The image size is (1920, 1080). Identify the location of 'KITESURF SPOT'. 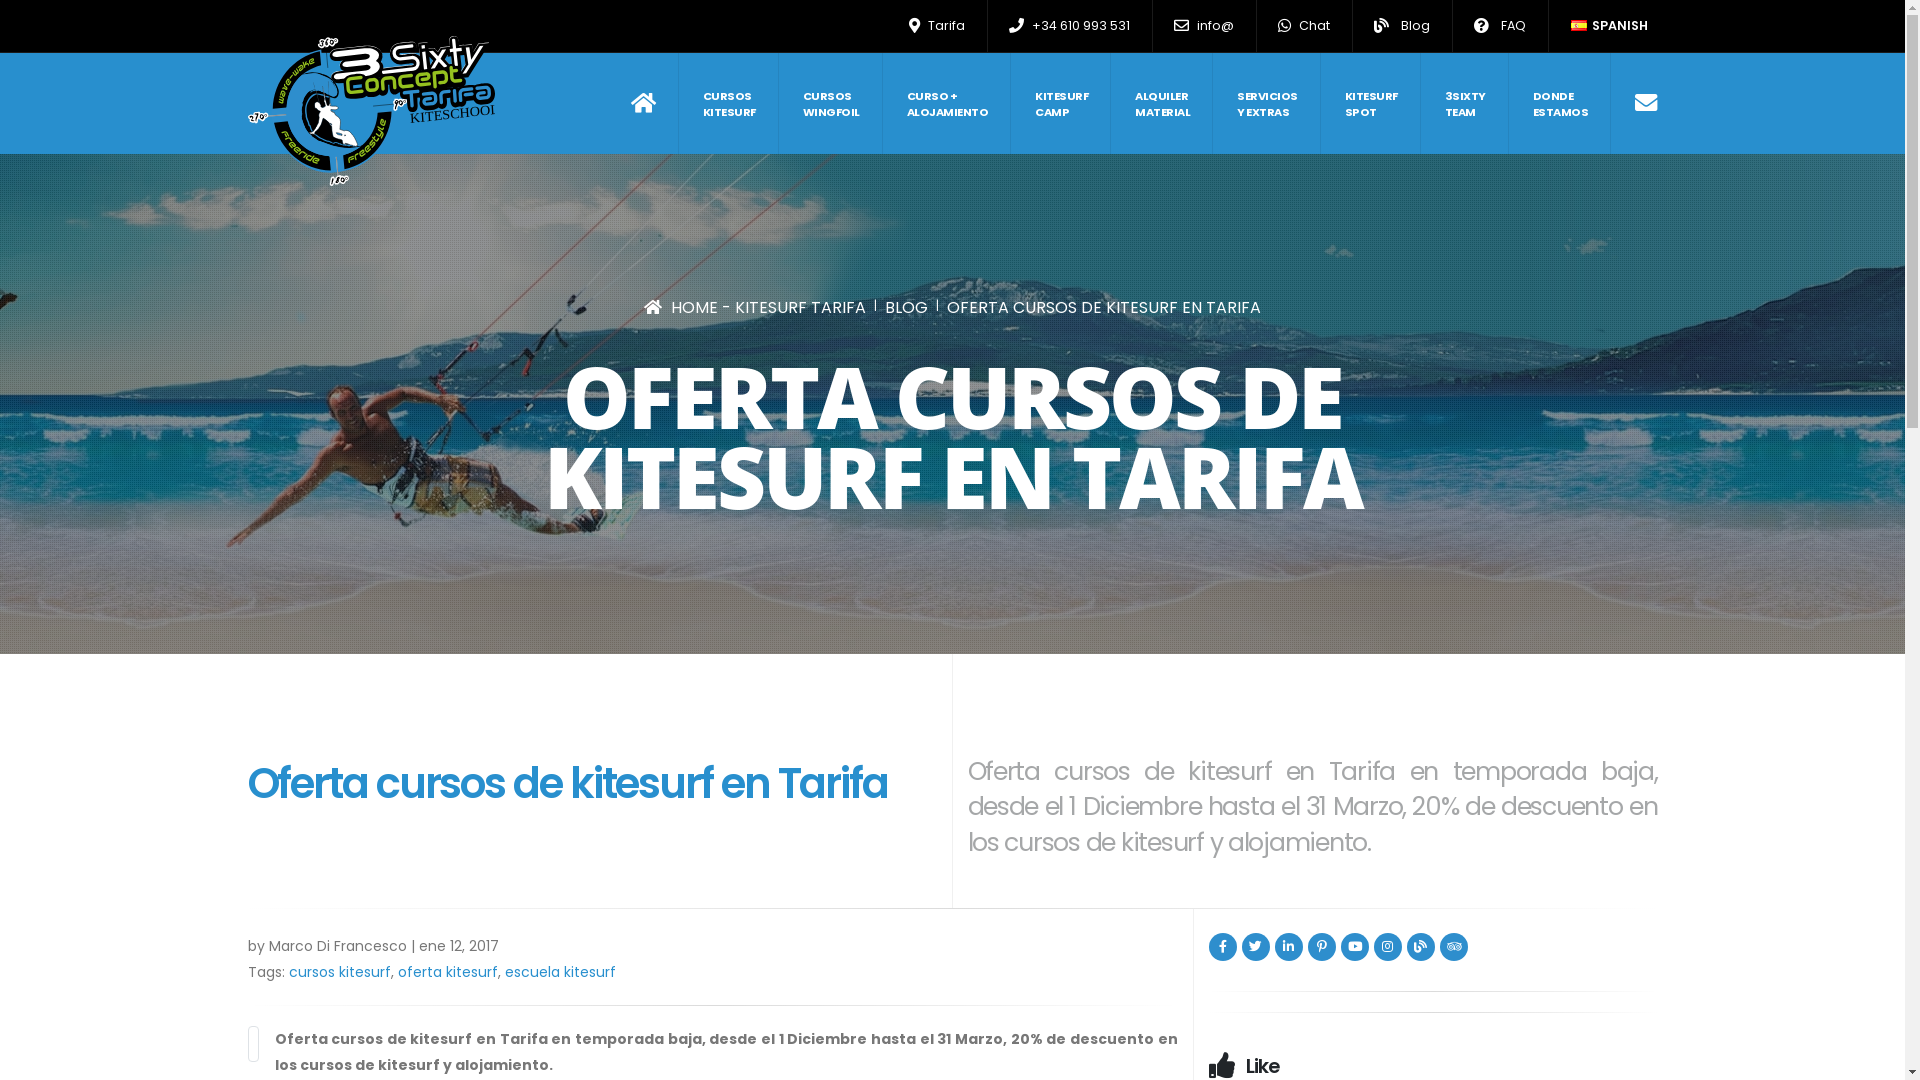
(1370, 103).